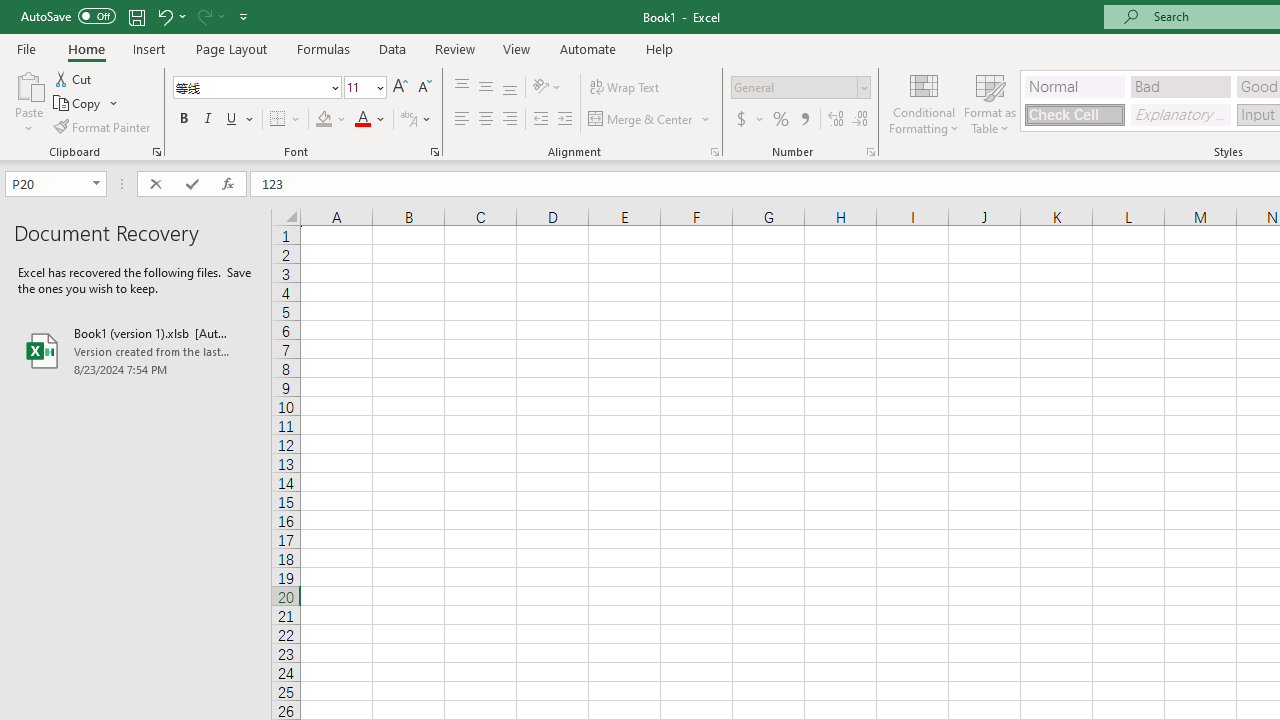 The height and width of the screenshot is (720, 1280). I want to click on 'Format Cell Alignment', so click(714, 150).